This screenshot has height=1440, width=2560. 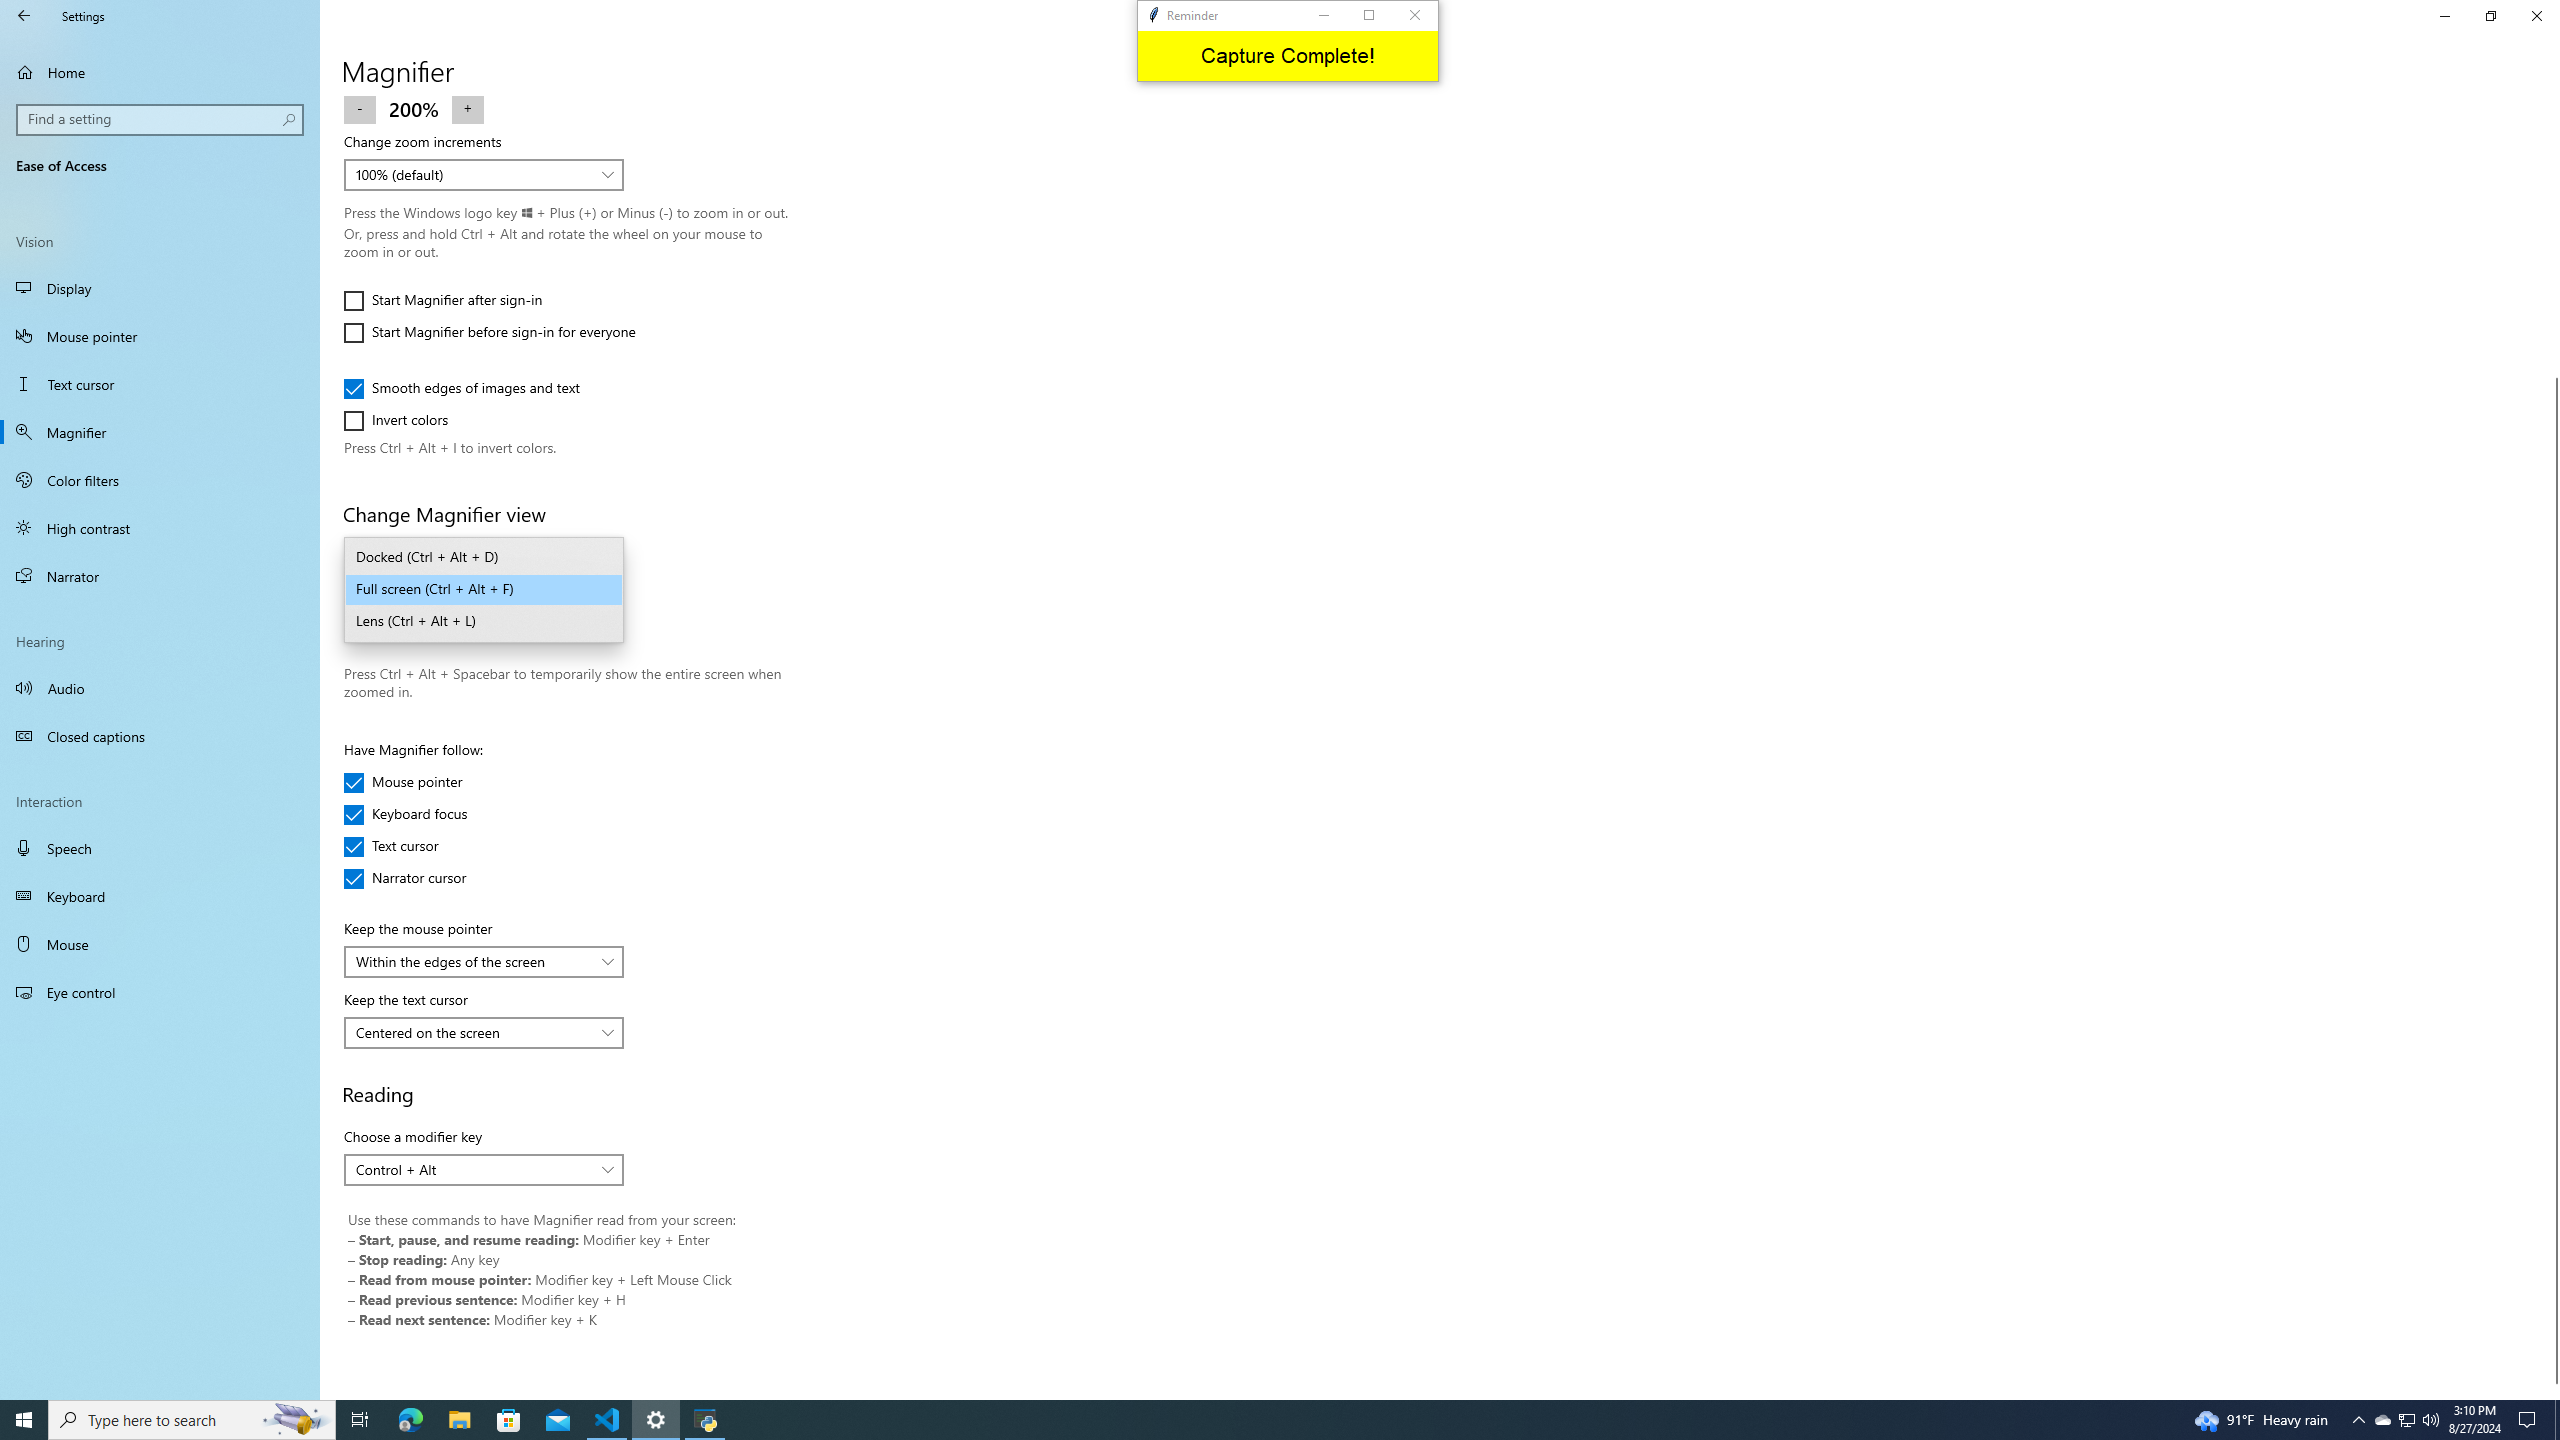 What do you see at coordinates (403, 782) in the screenshot?
I see `'Mouse pointer'` at bounding box center [403, 782].